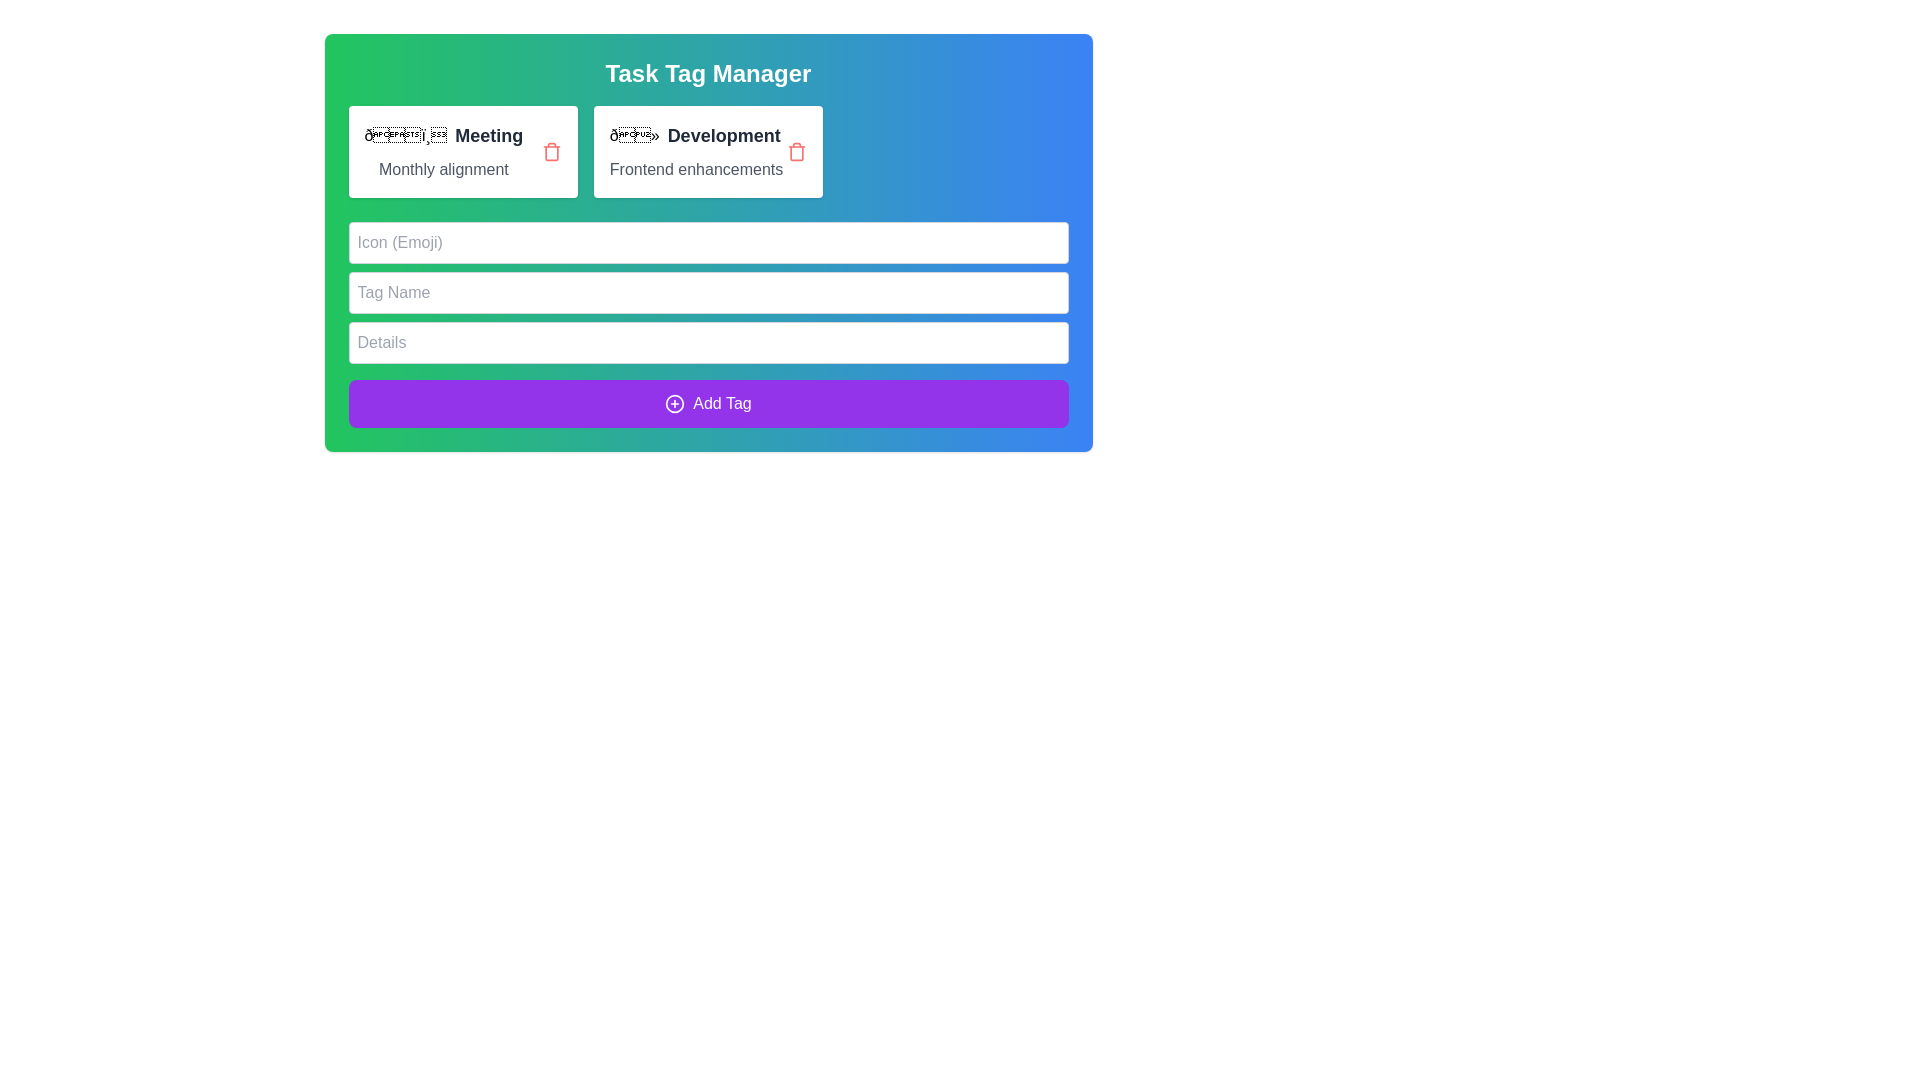  I want to click on the icons on the 'Development' task category card located in the 'Task Tag Manager' interface, so click(708, 150).